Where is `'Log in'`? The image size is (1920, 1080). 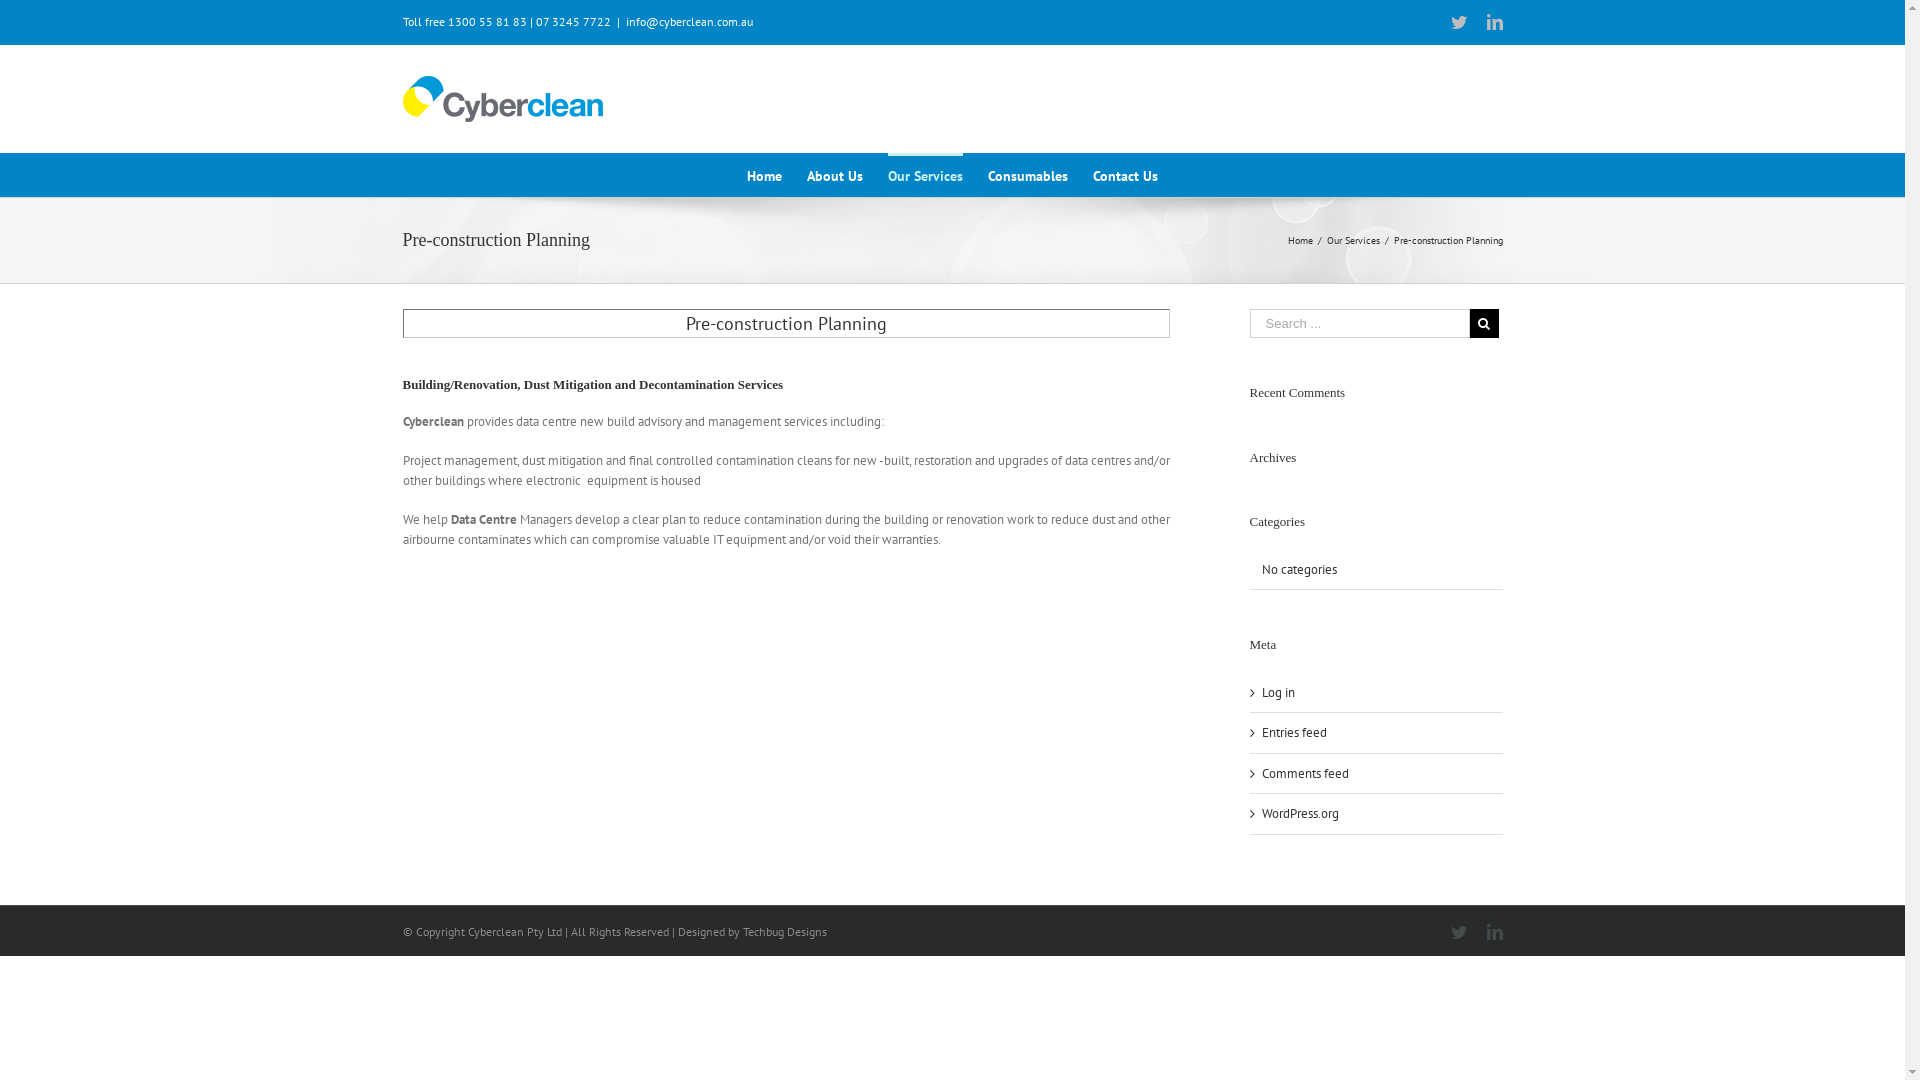 'Log in' is located at coordinates (1277, 691).